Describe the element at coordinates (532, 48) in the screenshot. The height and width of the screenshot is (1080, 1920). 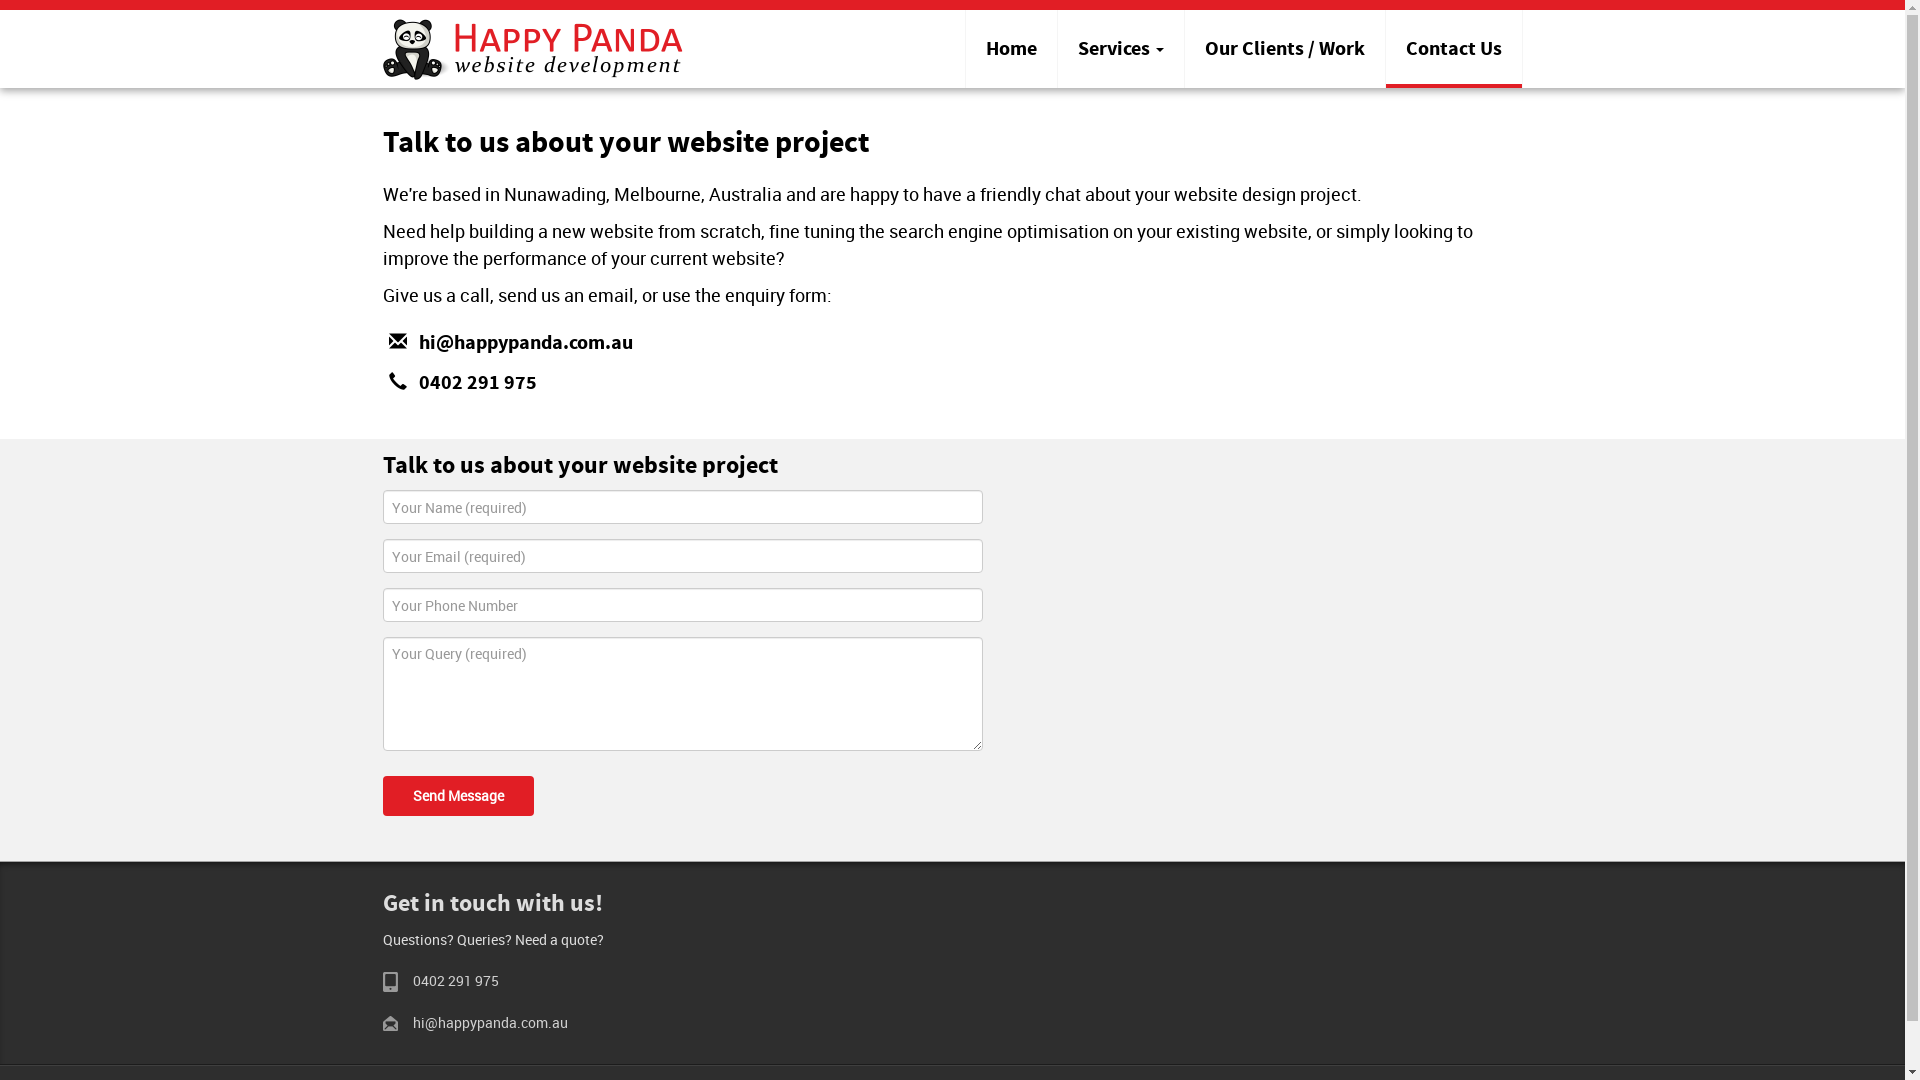
I see `'Happy Panda website design'` at that location.